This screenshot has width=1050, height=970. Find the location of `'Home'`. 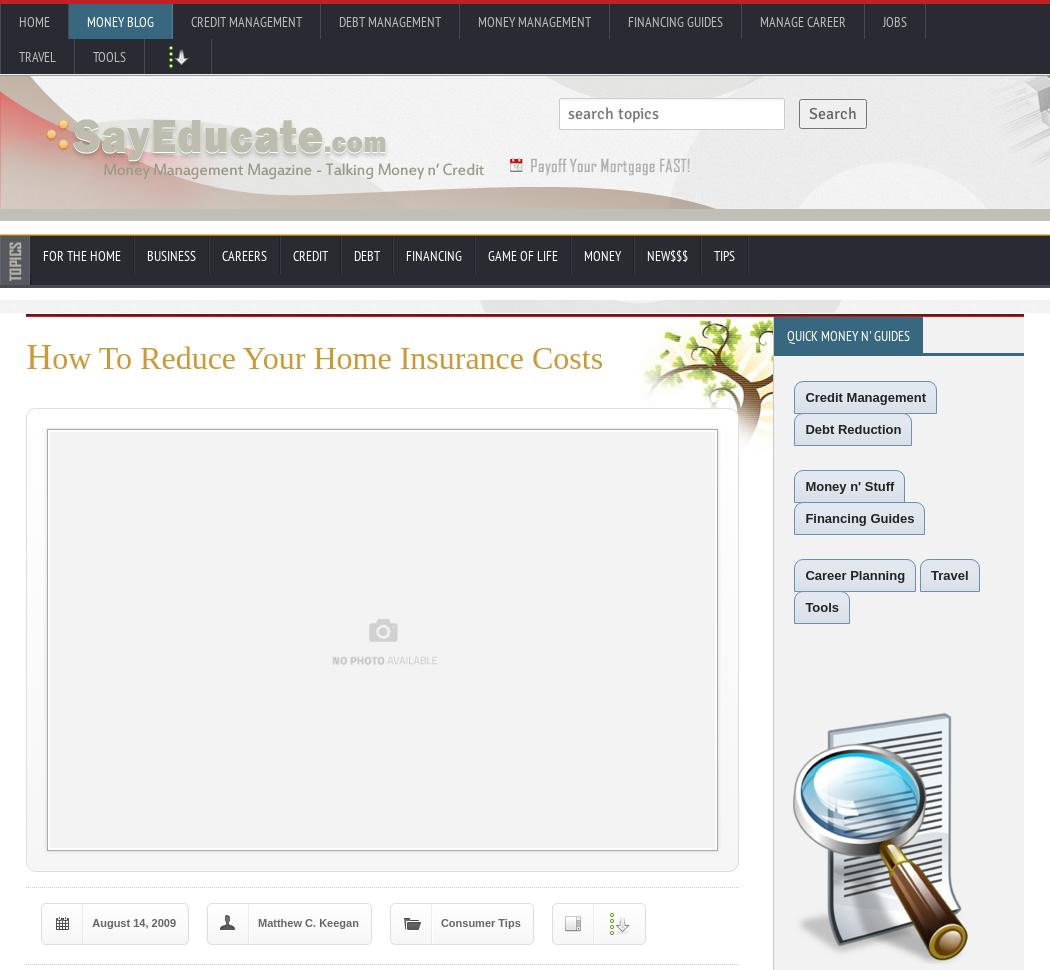

'Home' is located at coordinates (19, 22).